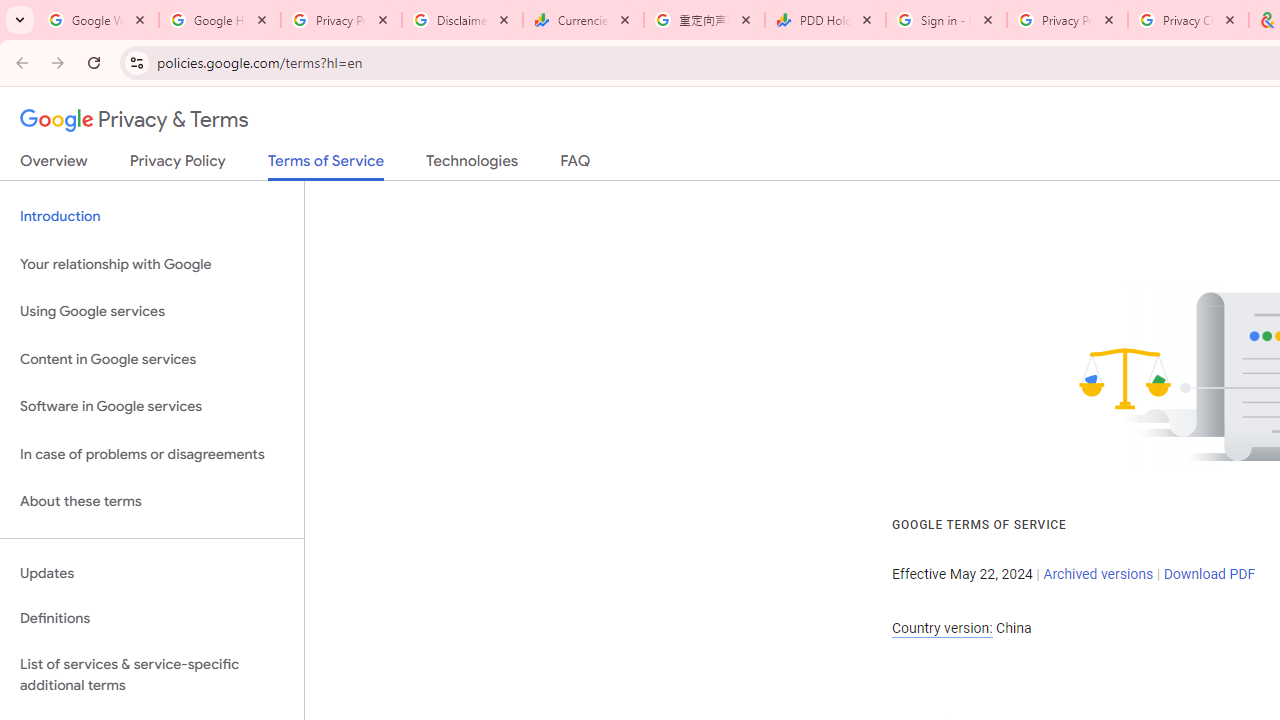  What do you see at coordinates (151, 501) in the screenshot?
I see `'About these terms'` at bounding box center [151, 501].